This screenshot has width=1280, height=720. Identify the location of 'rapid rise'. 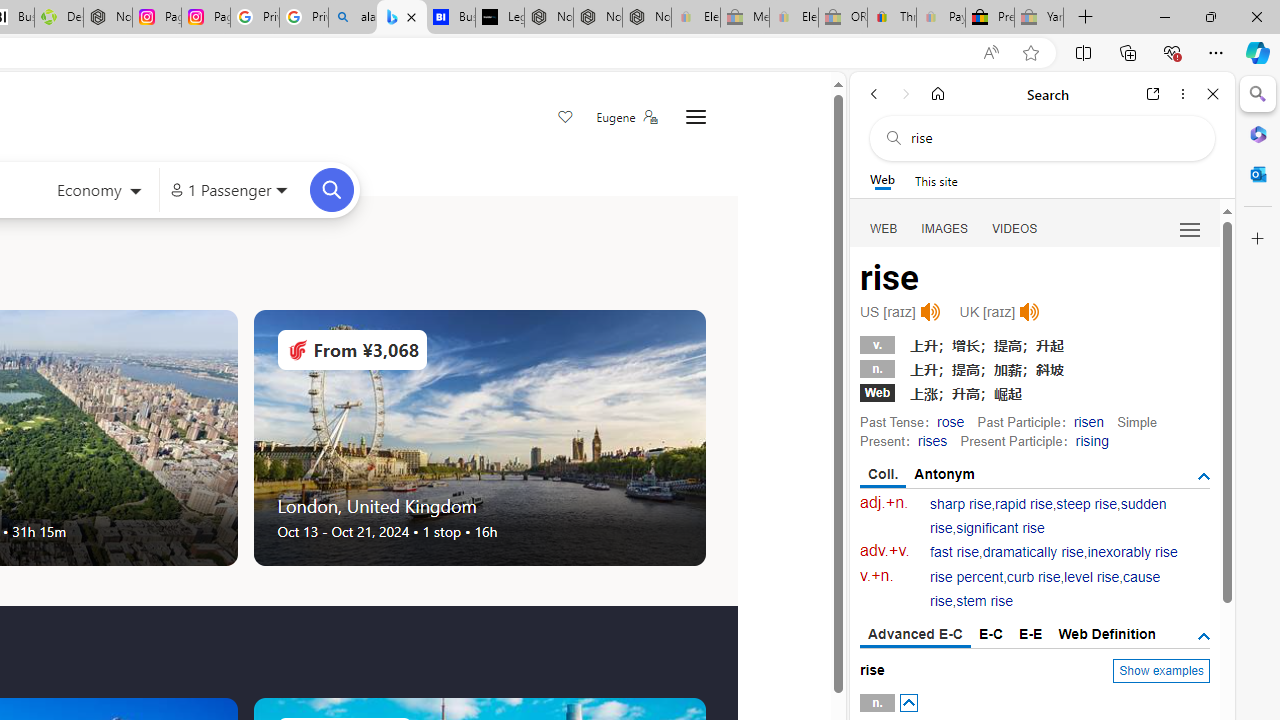
(1024, 503).